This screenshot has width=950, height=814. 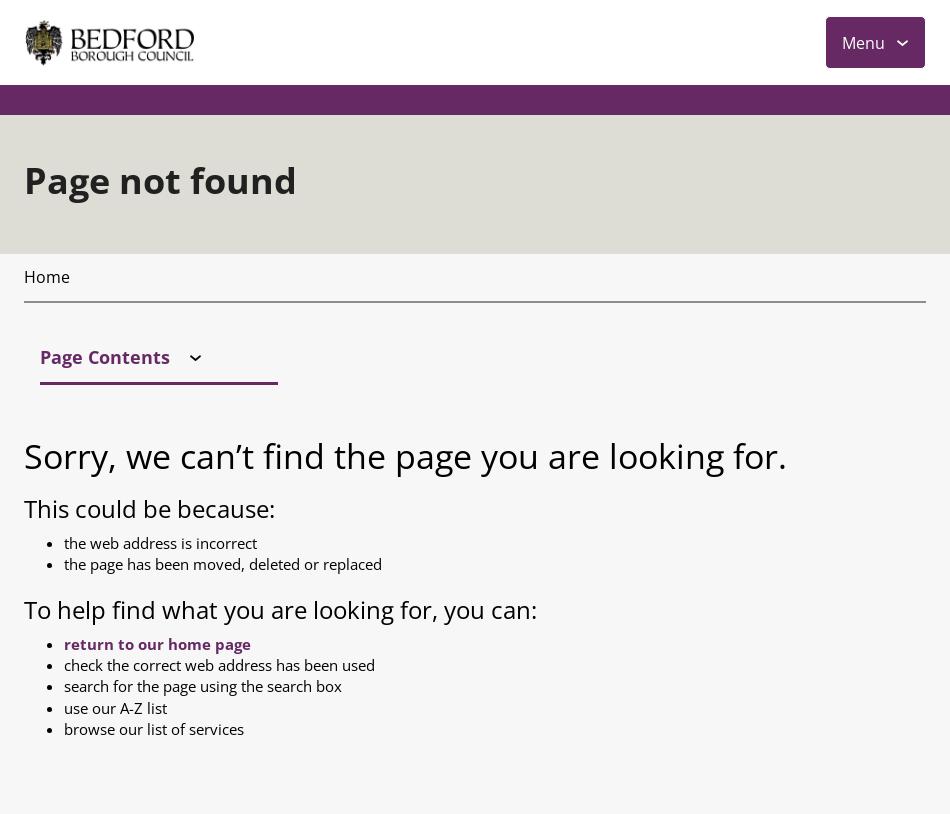 I want to click on 'the page has been moved, deleted or replaced', so click(x=222, y=138).